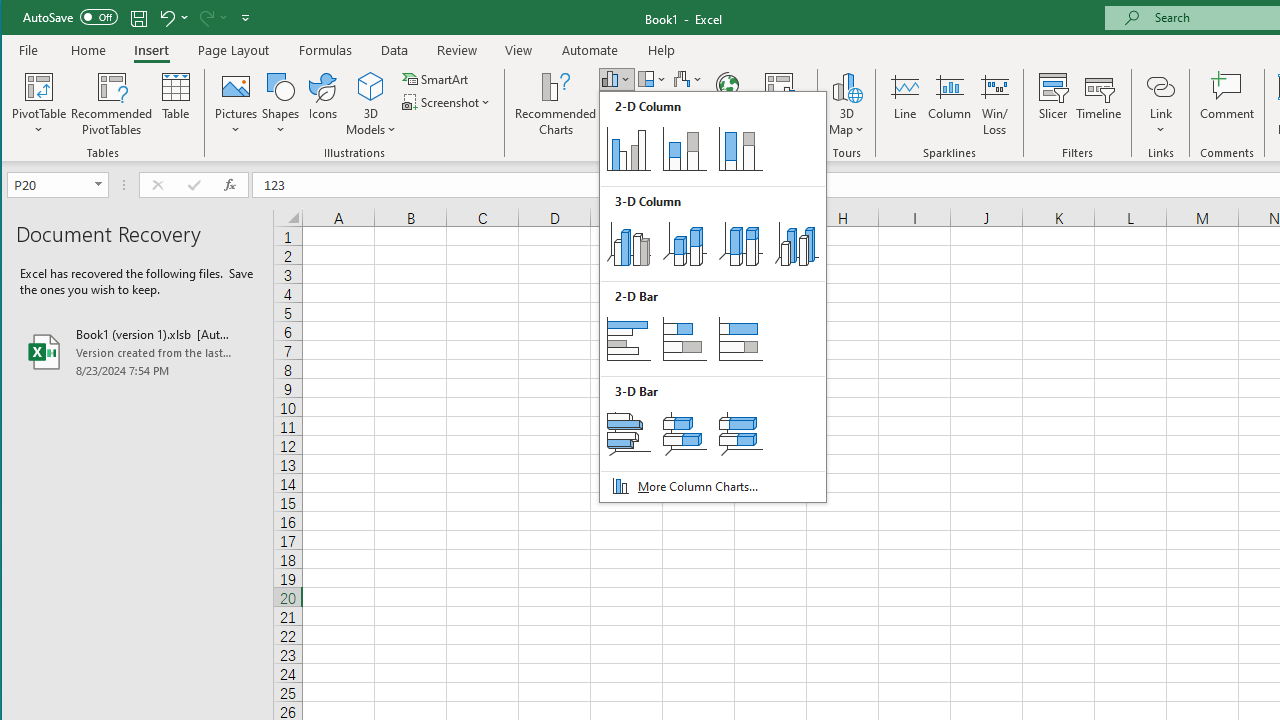 This screenshot has width=1280, height=720. I want to click on 'Home', so click(87, 49).